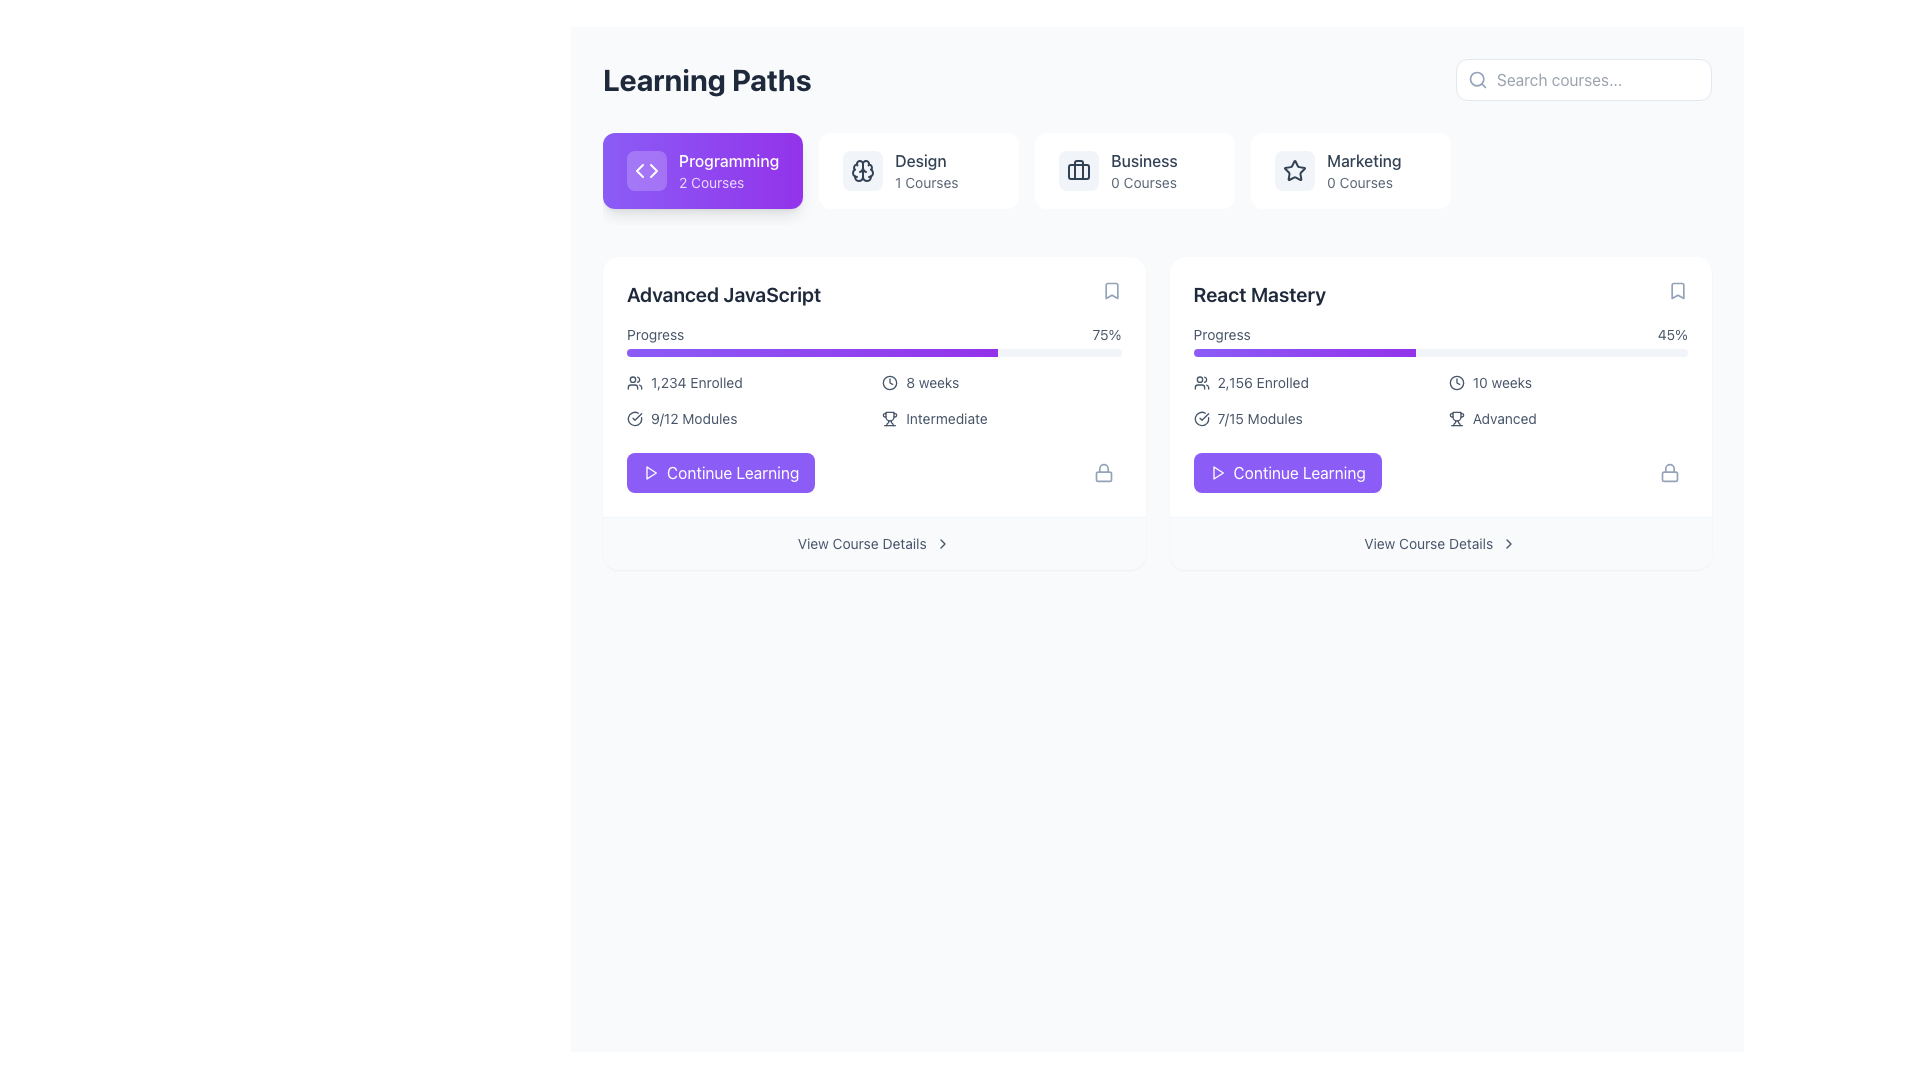  What do you see at coordinates (703, 169) in the screenshot?
I see `the rectangular button with a gradient background, featuring a white code symbol and the text 'Programming' in bold and '2 Courses' below it` at bounding box center [703, 169].